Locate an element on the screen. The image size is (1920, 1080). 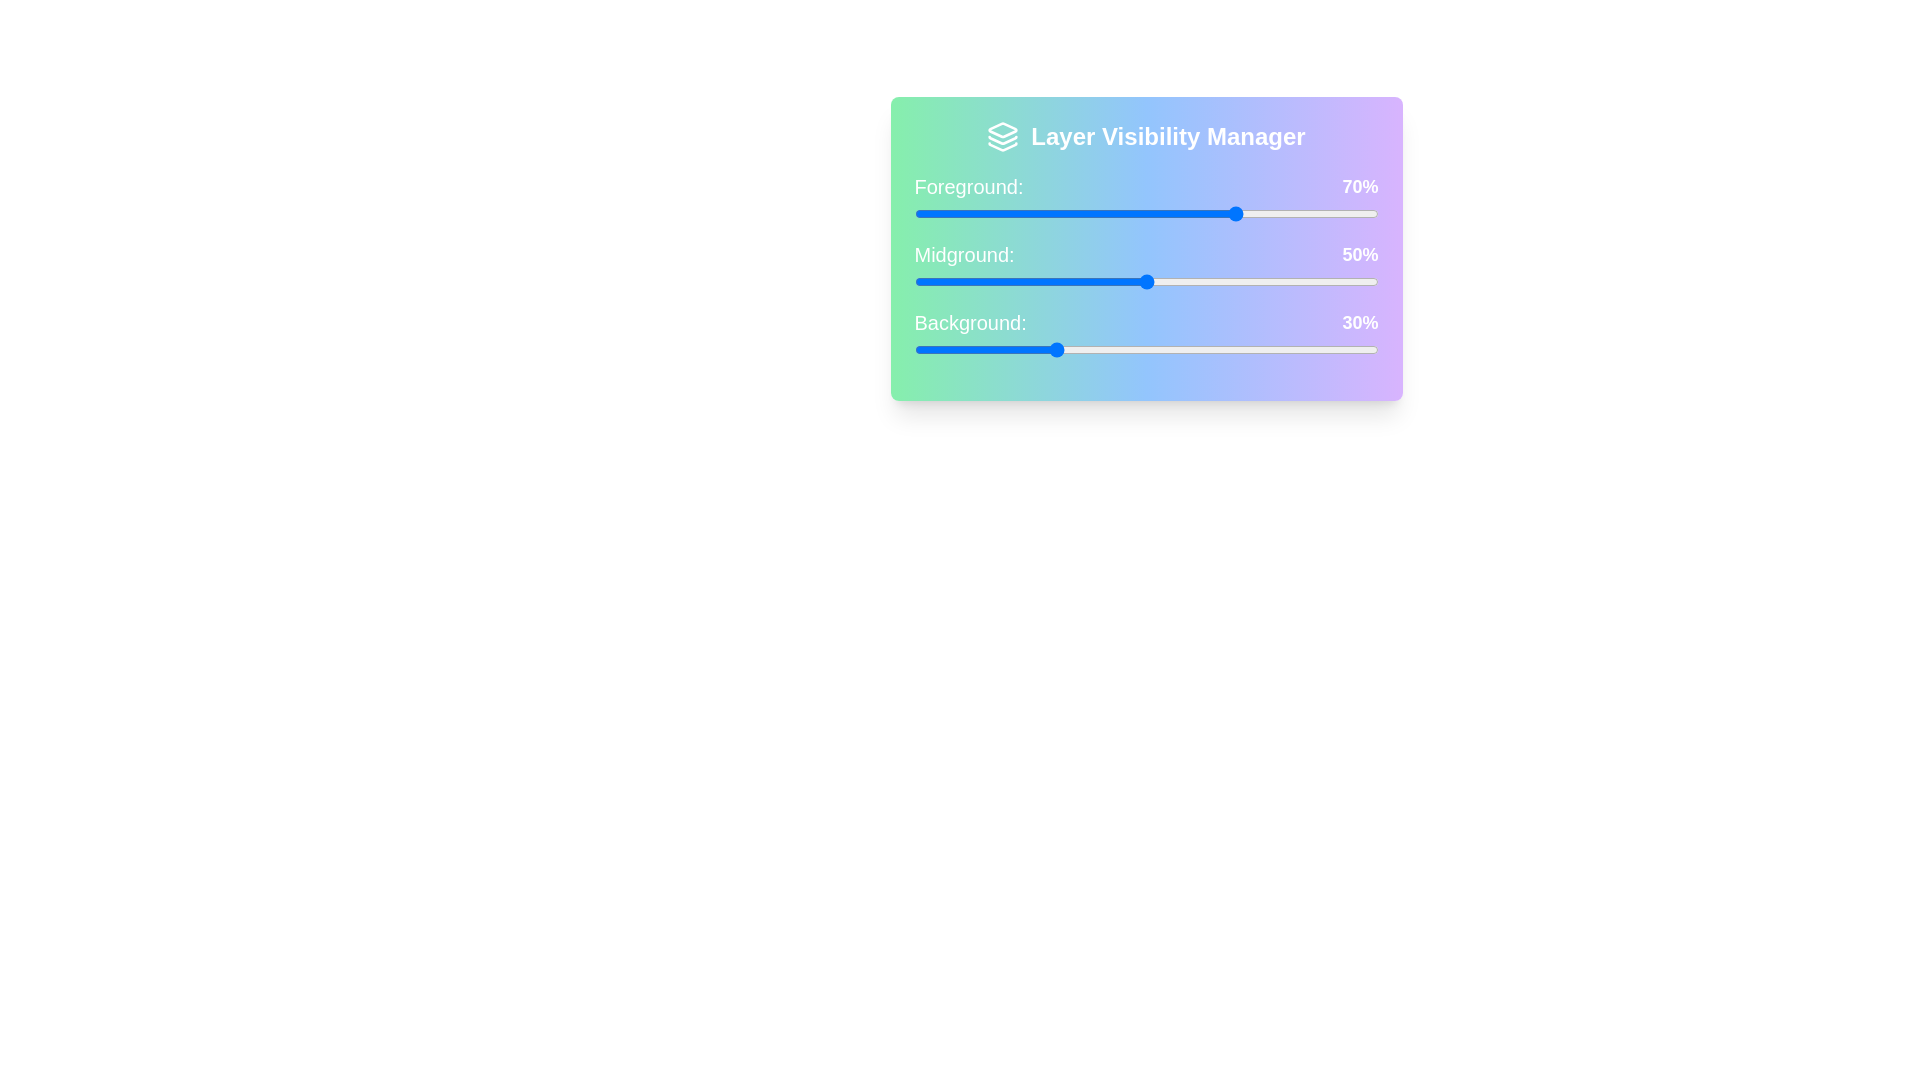
the Foreground slider to 3% is located at coordinates (927, 213).